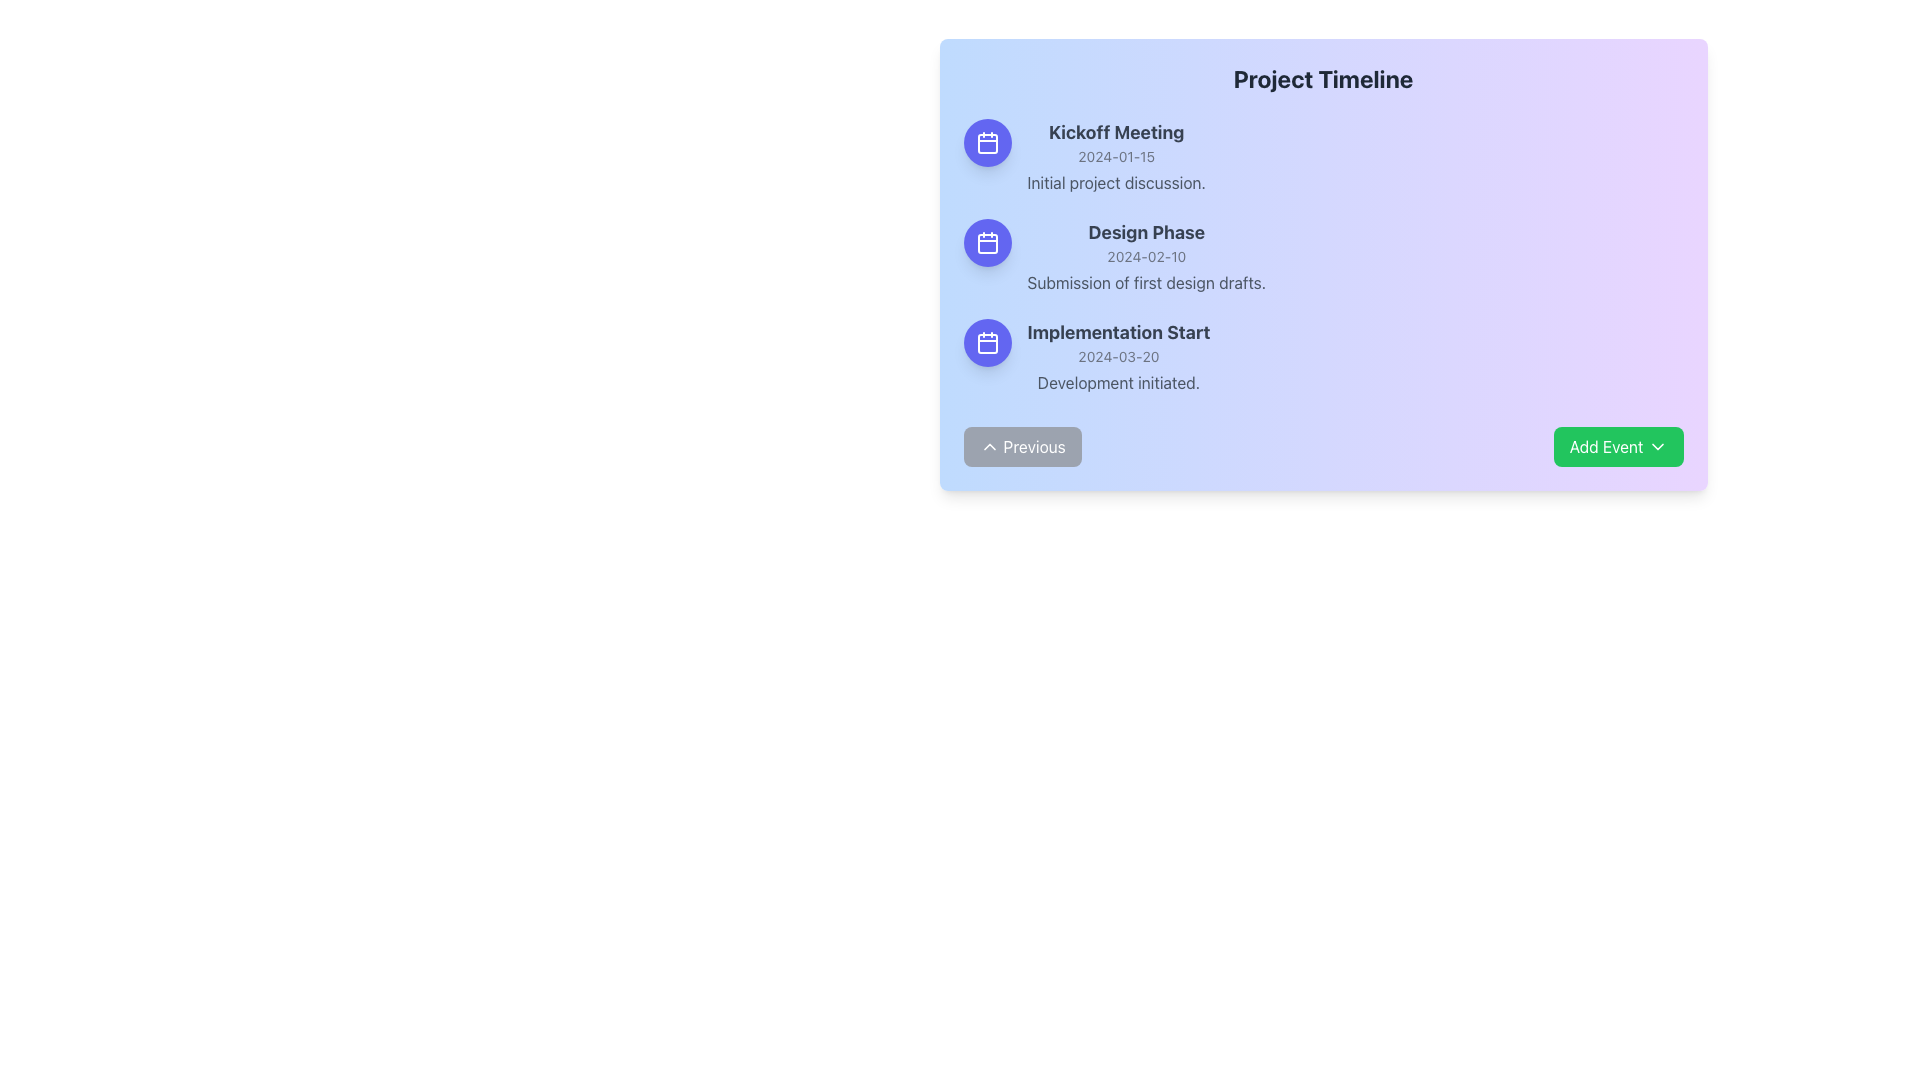  Describe the element at coordinates (987, 342) in the screenshot. I see `the calendar icon representing the 'Implementation Start' event located to the left of the title and details in the Project Timeline section of the card interface` at that location.